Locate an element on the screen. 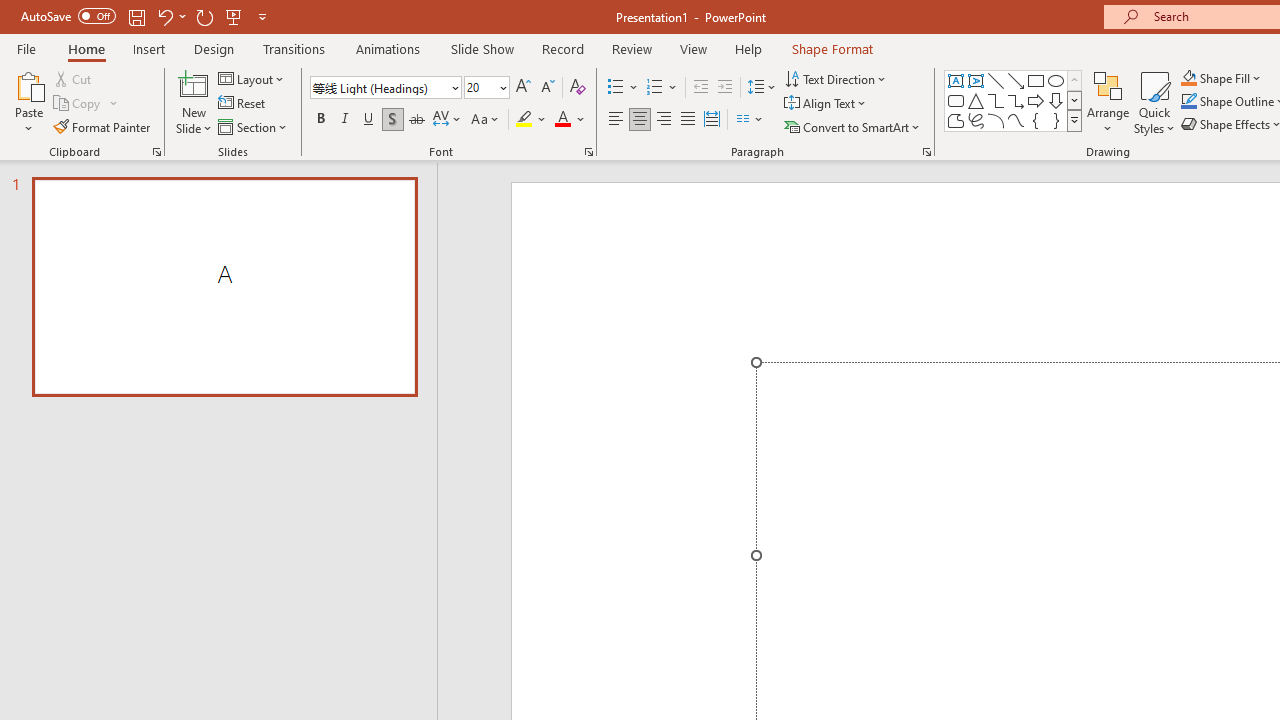 This screenshot has width=1280, height=720. 'Shape Outline Blue, Accent 1' is located at coordinates (1189, 101).